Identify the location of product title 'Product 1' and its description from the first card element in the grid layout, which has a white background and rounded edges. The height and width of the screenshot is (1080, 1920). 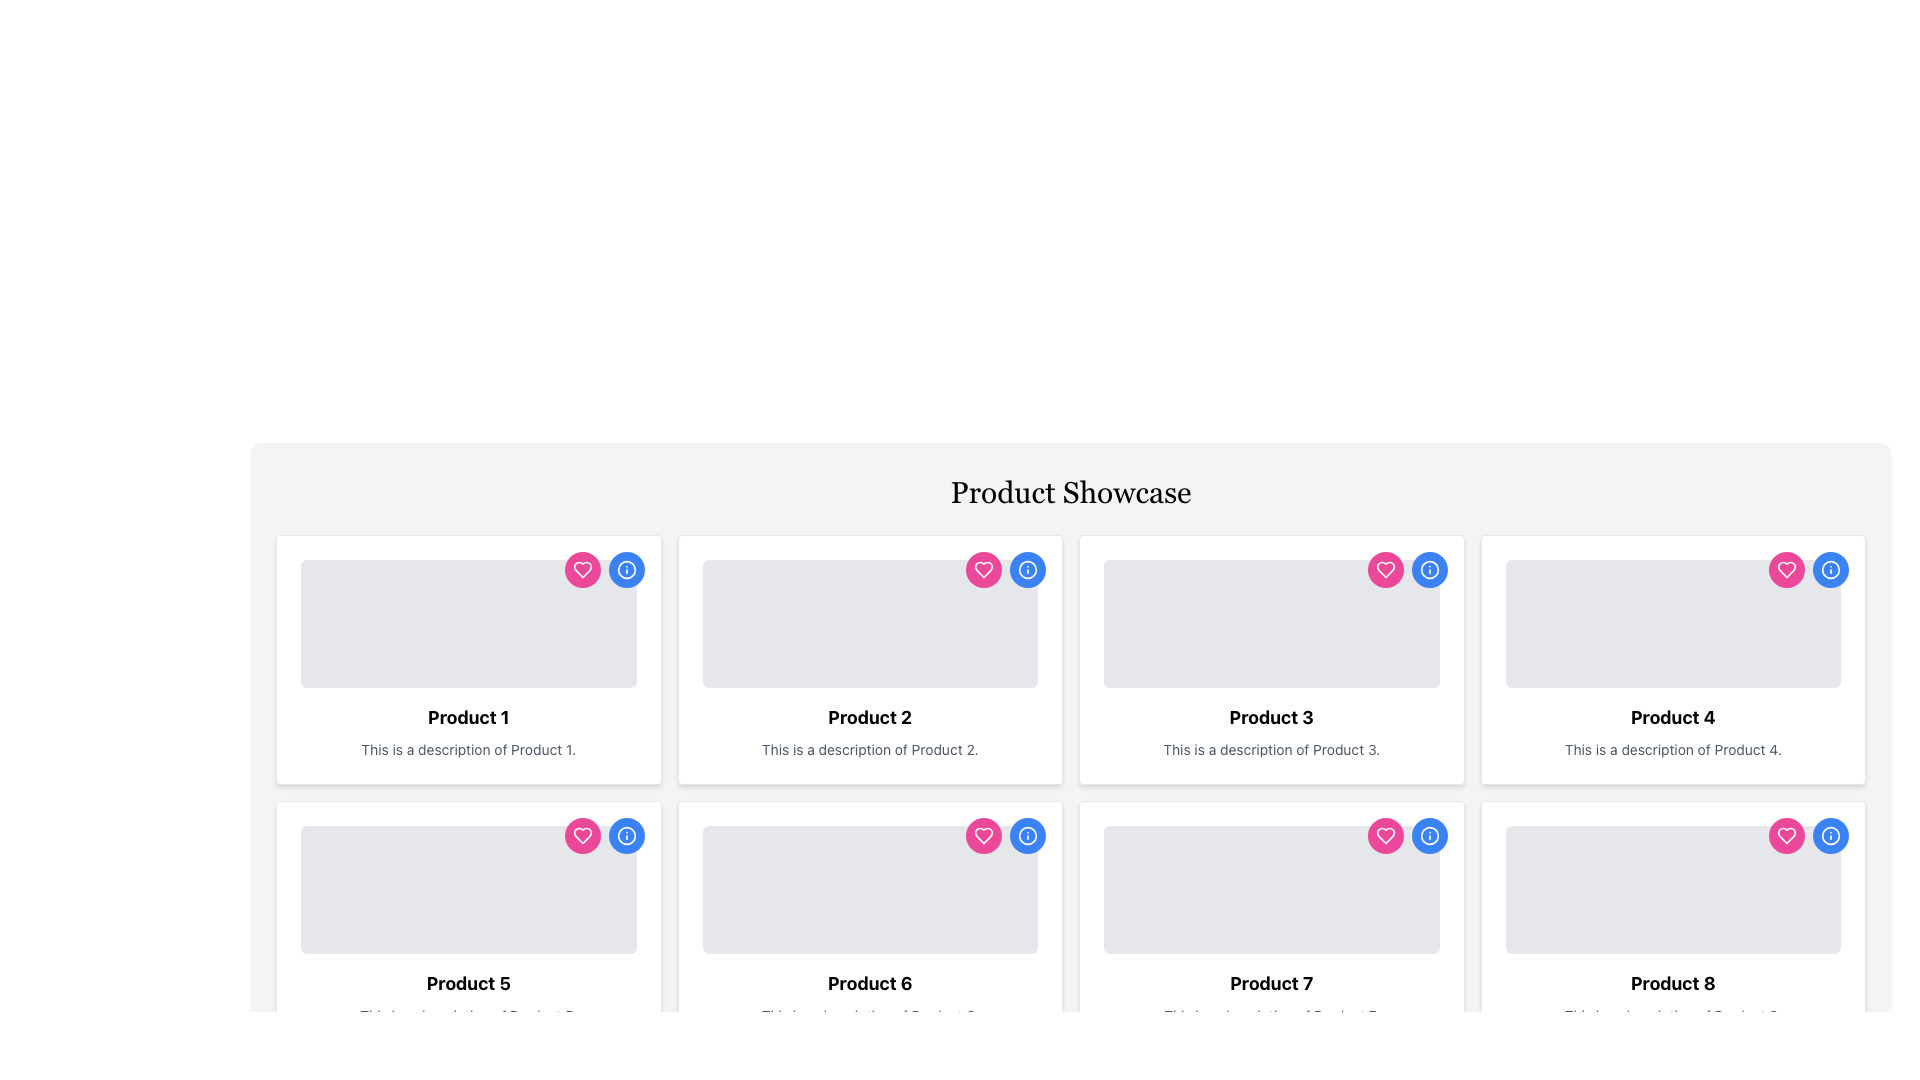
(467, 659).